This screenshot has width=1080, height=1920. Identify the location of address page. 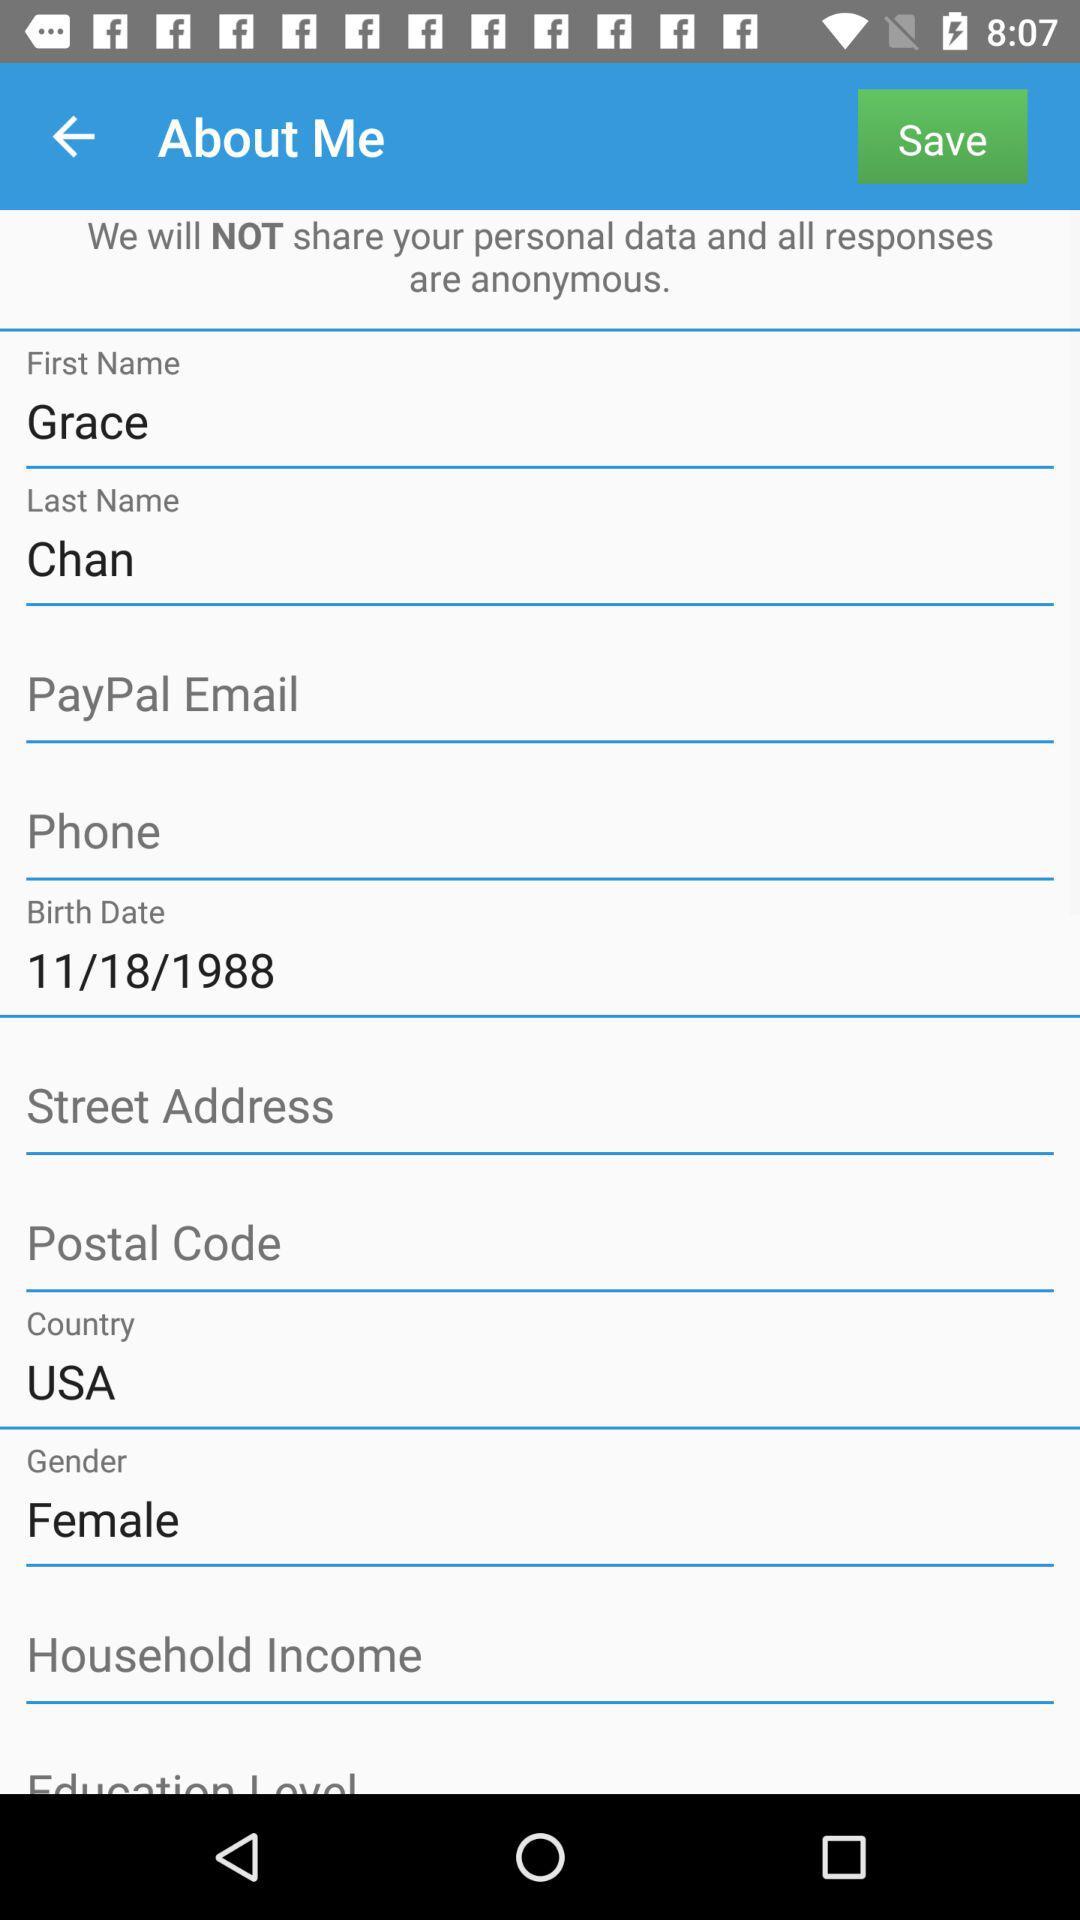
(540, 1105).